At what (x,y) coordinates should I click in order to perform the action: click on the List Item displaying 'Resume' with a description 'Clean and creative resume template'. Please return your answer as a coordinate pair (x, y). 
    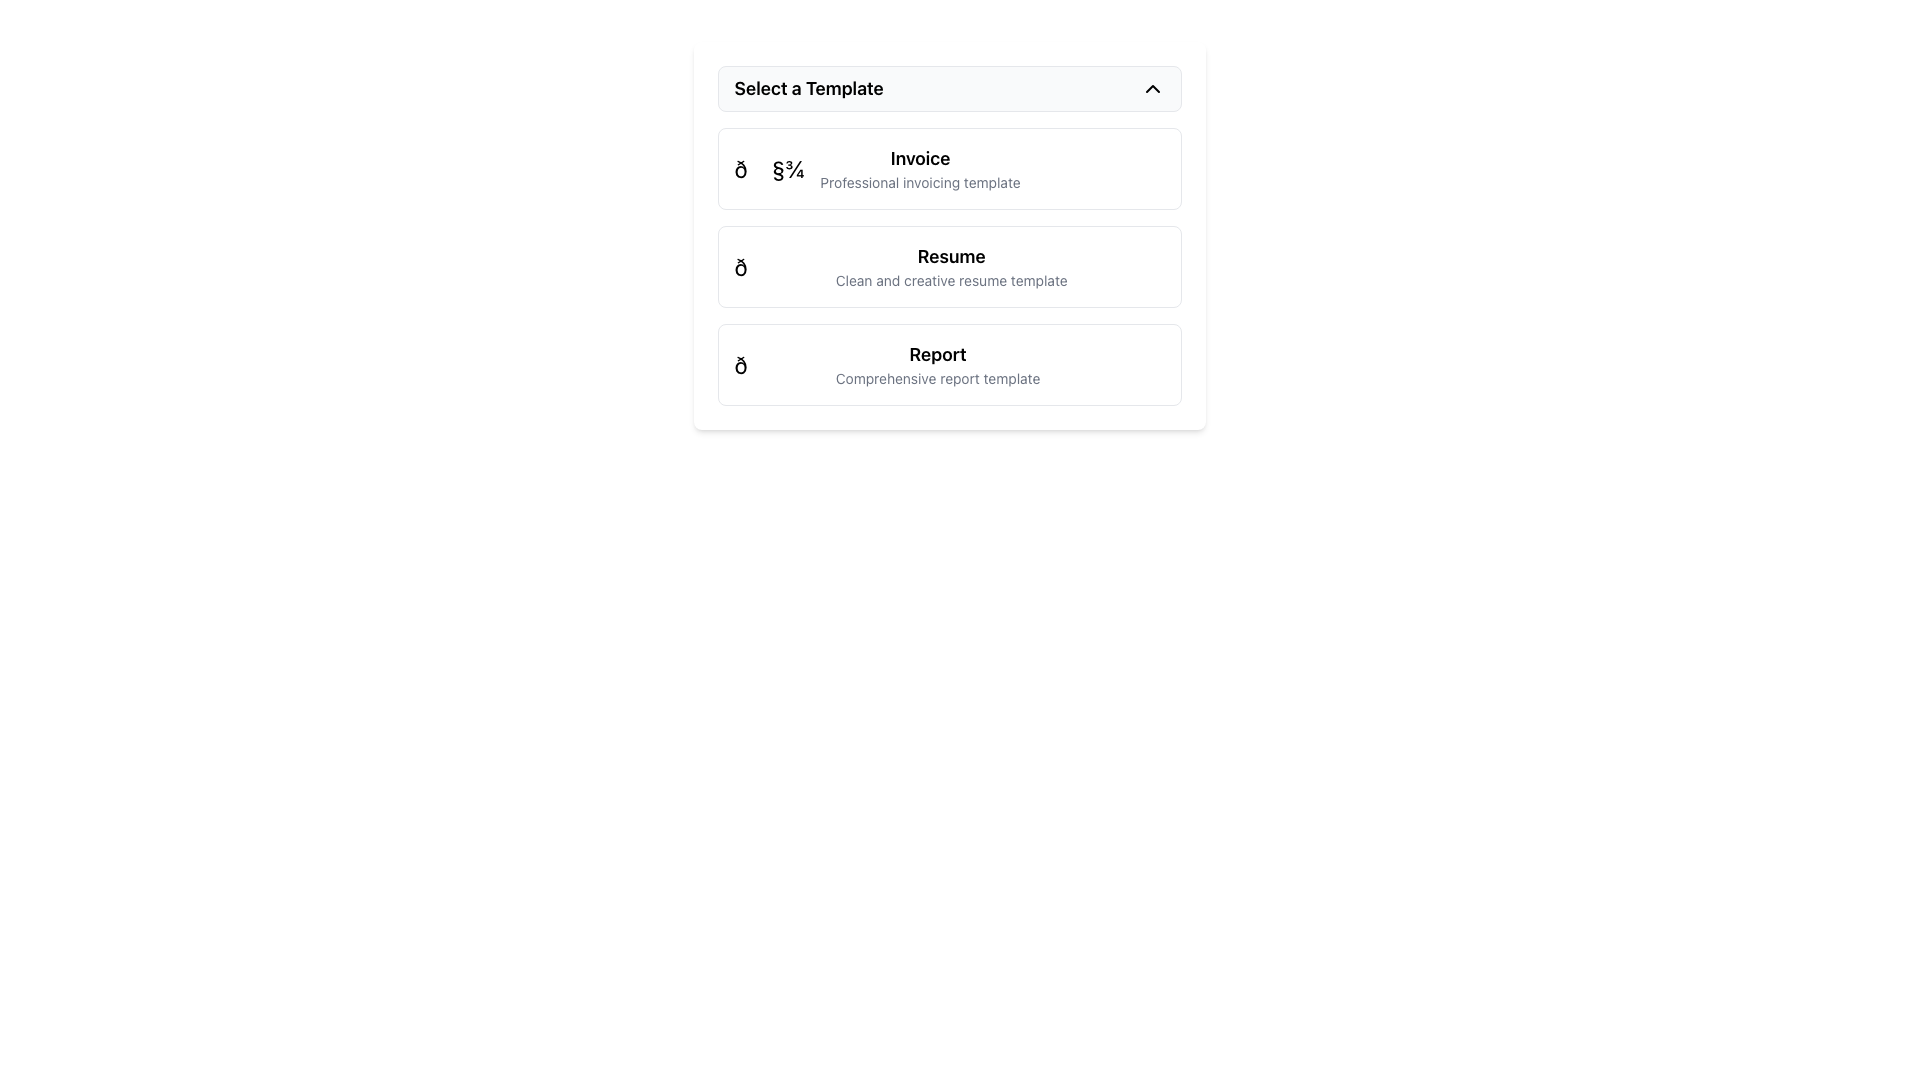
    Looking at the image, I should click on (900, 265).